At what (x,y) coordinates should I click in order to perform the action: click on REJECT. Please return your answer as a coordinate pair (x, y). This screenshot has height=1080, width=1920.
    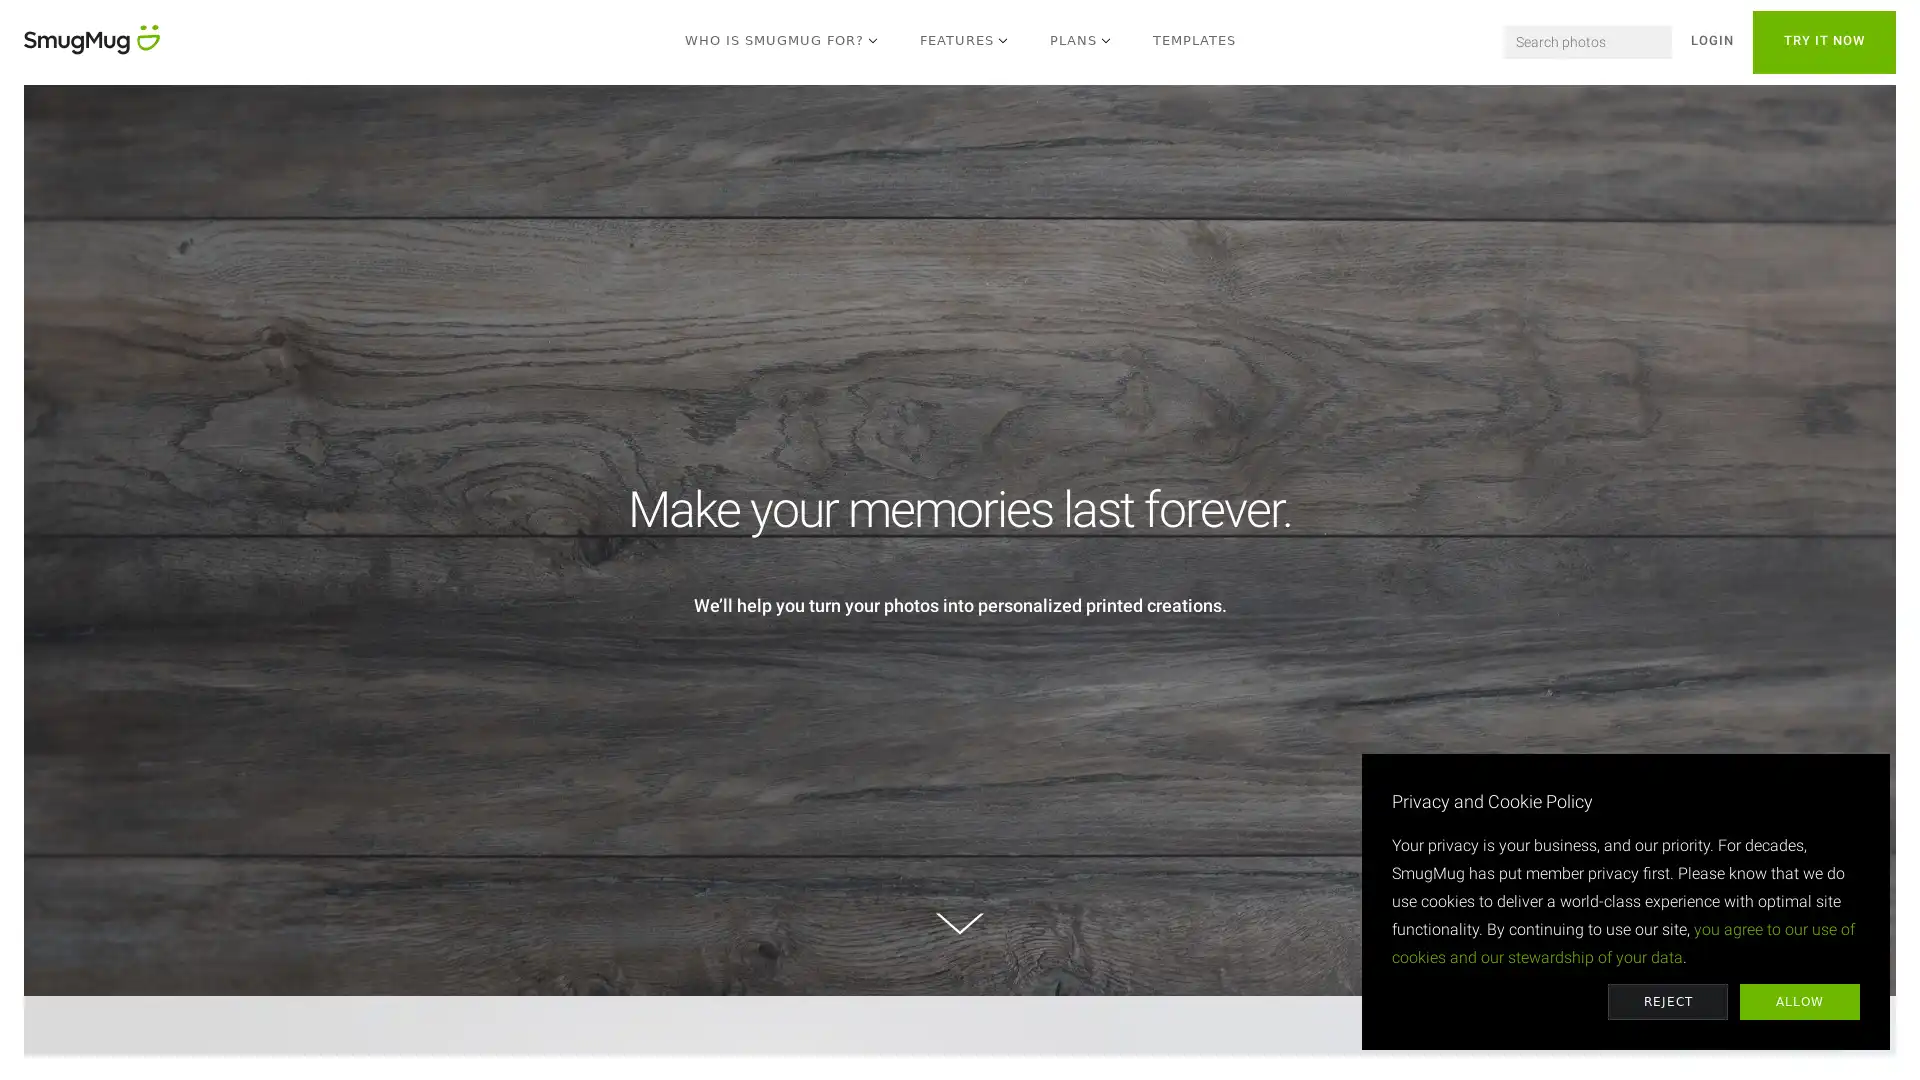
    Looking at the image, I should click on (1668, 1002).